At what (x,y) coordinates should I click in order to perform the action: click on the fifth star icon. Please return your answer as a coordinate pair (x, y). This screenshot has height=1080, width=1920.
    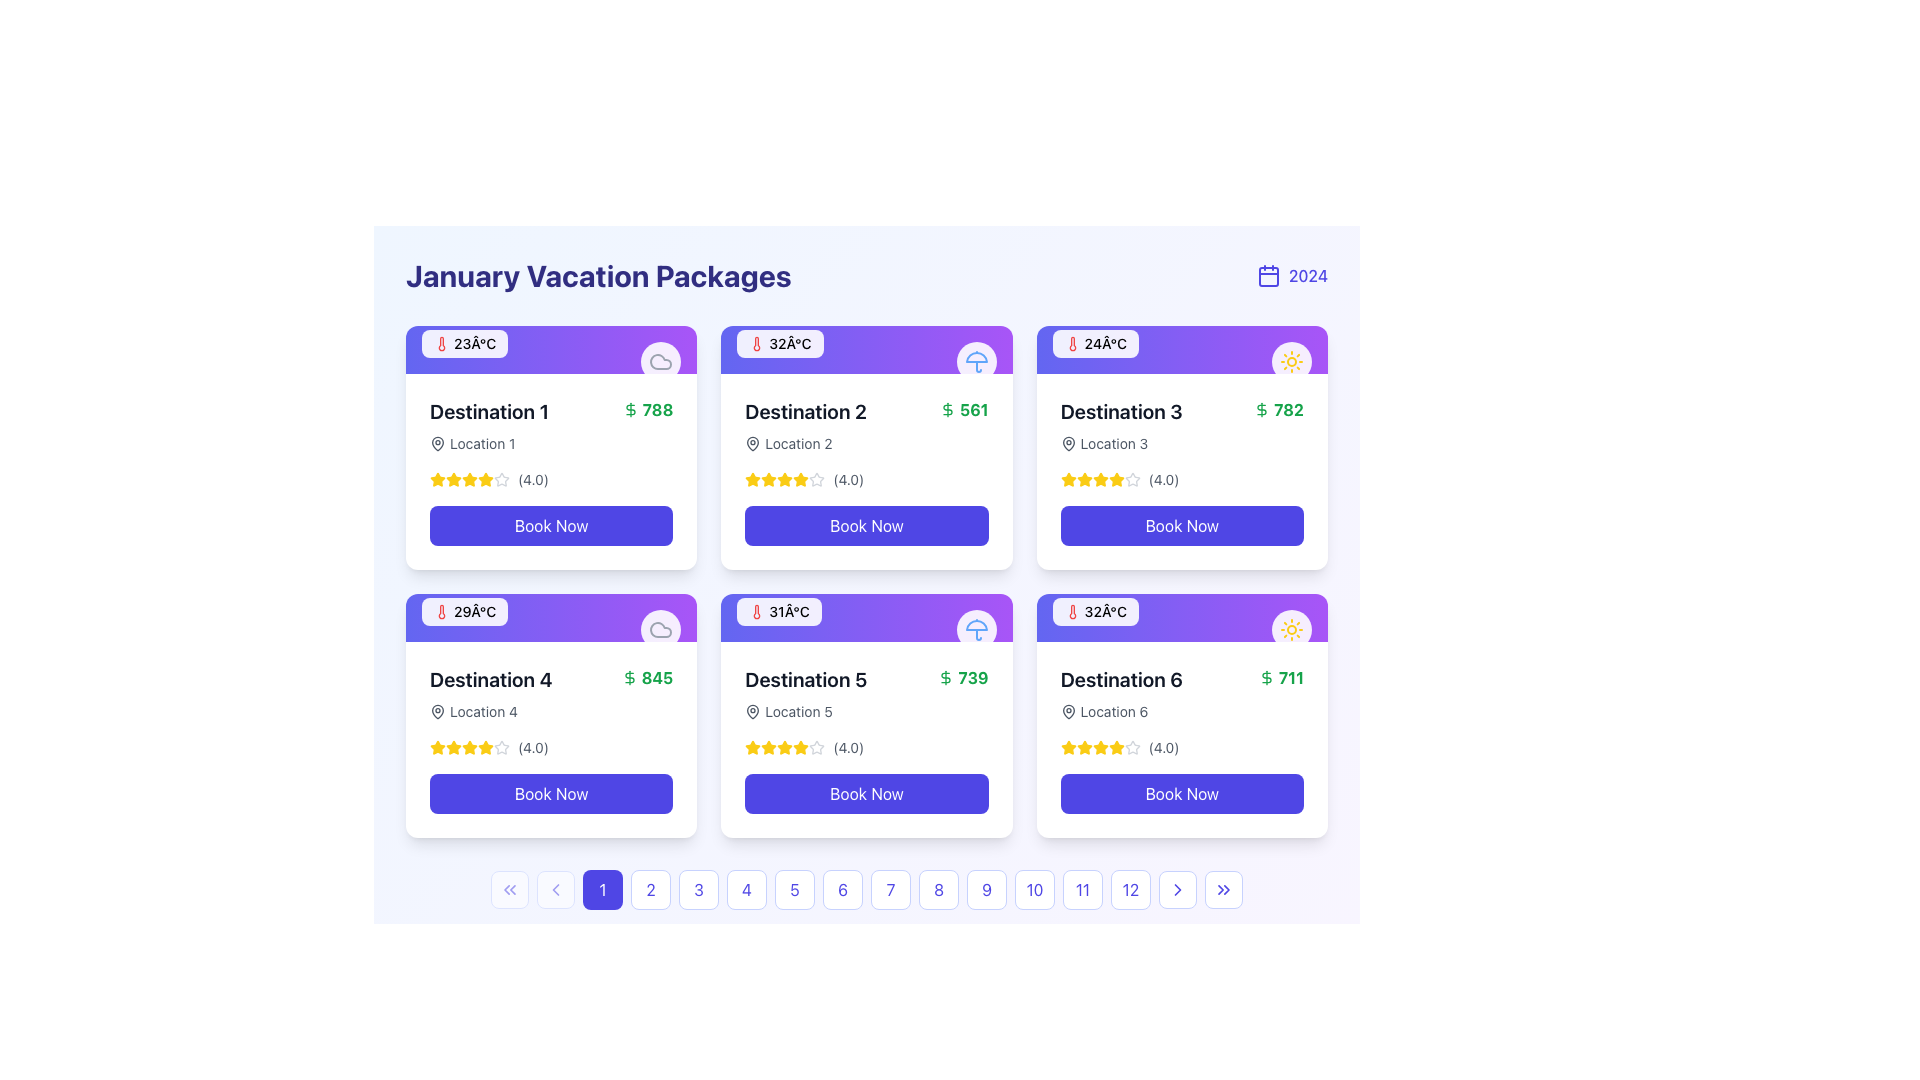
    Looking at the image, I should click on (485, 479).